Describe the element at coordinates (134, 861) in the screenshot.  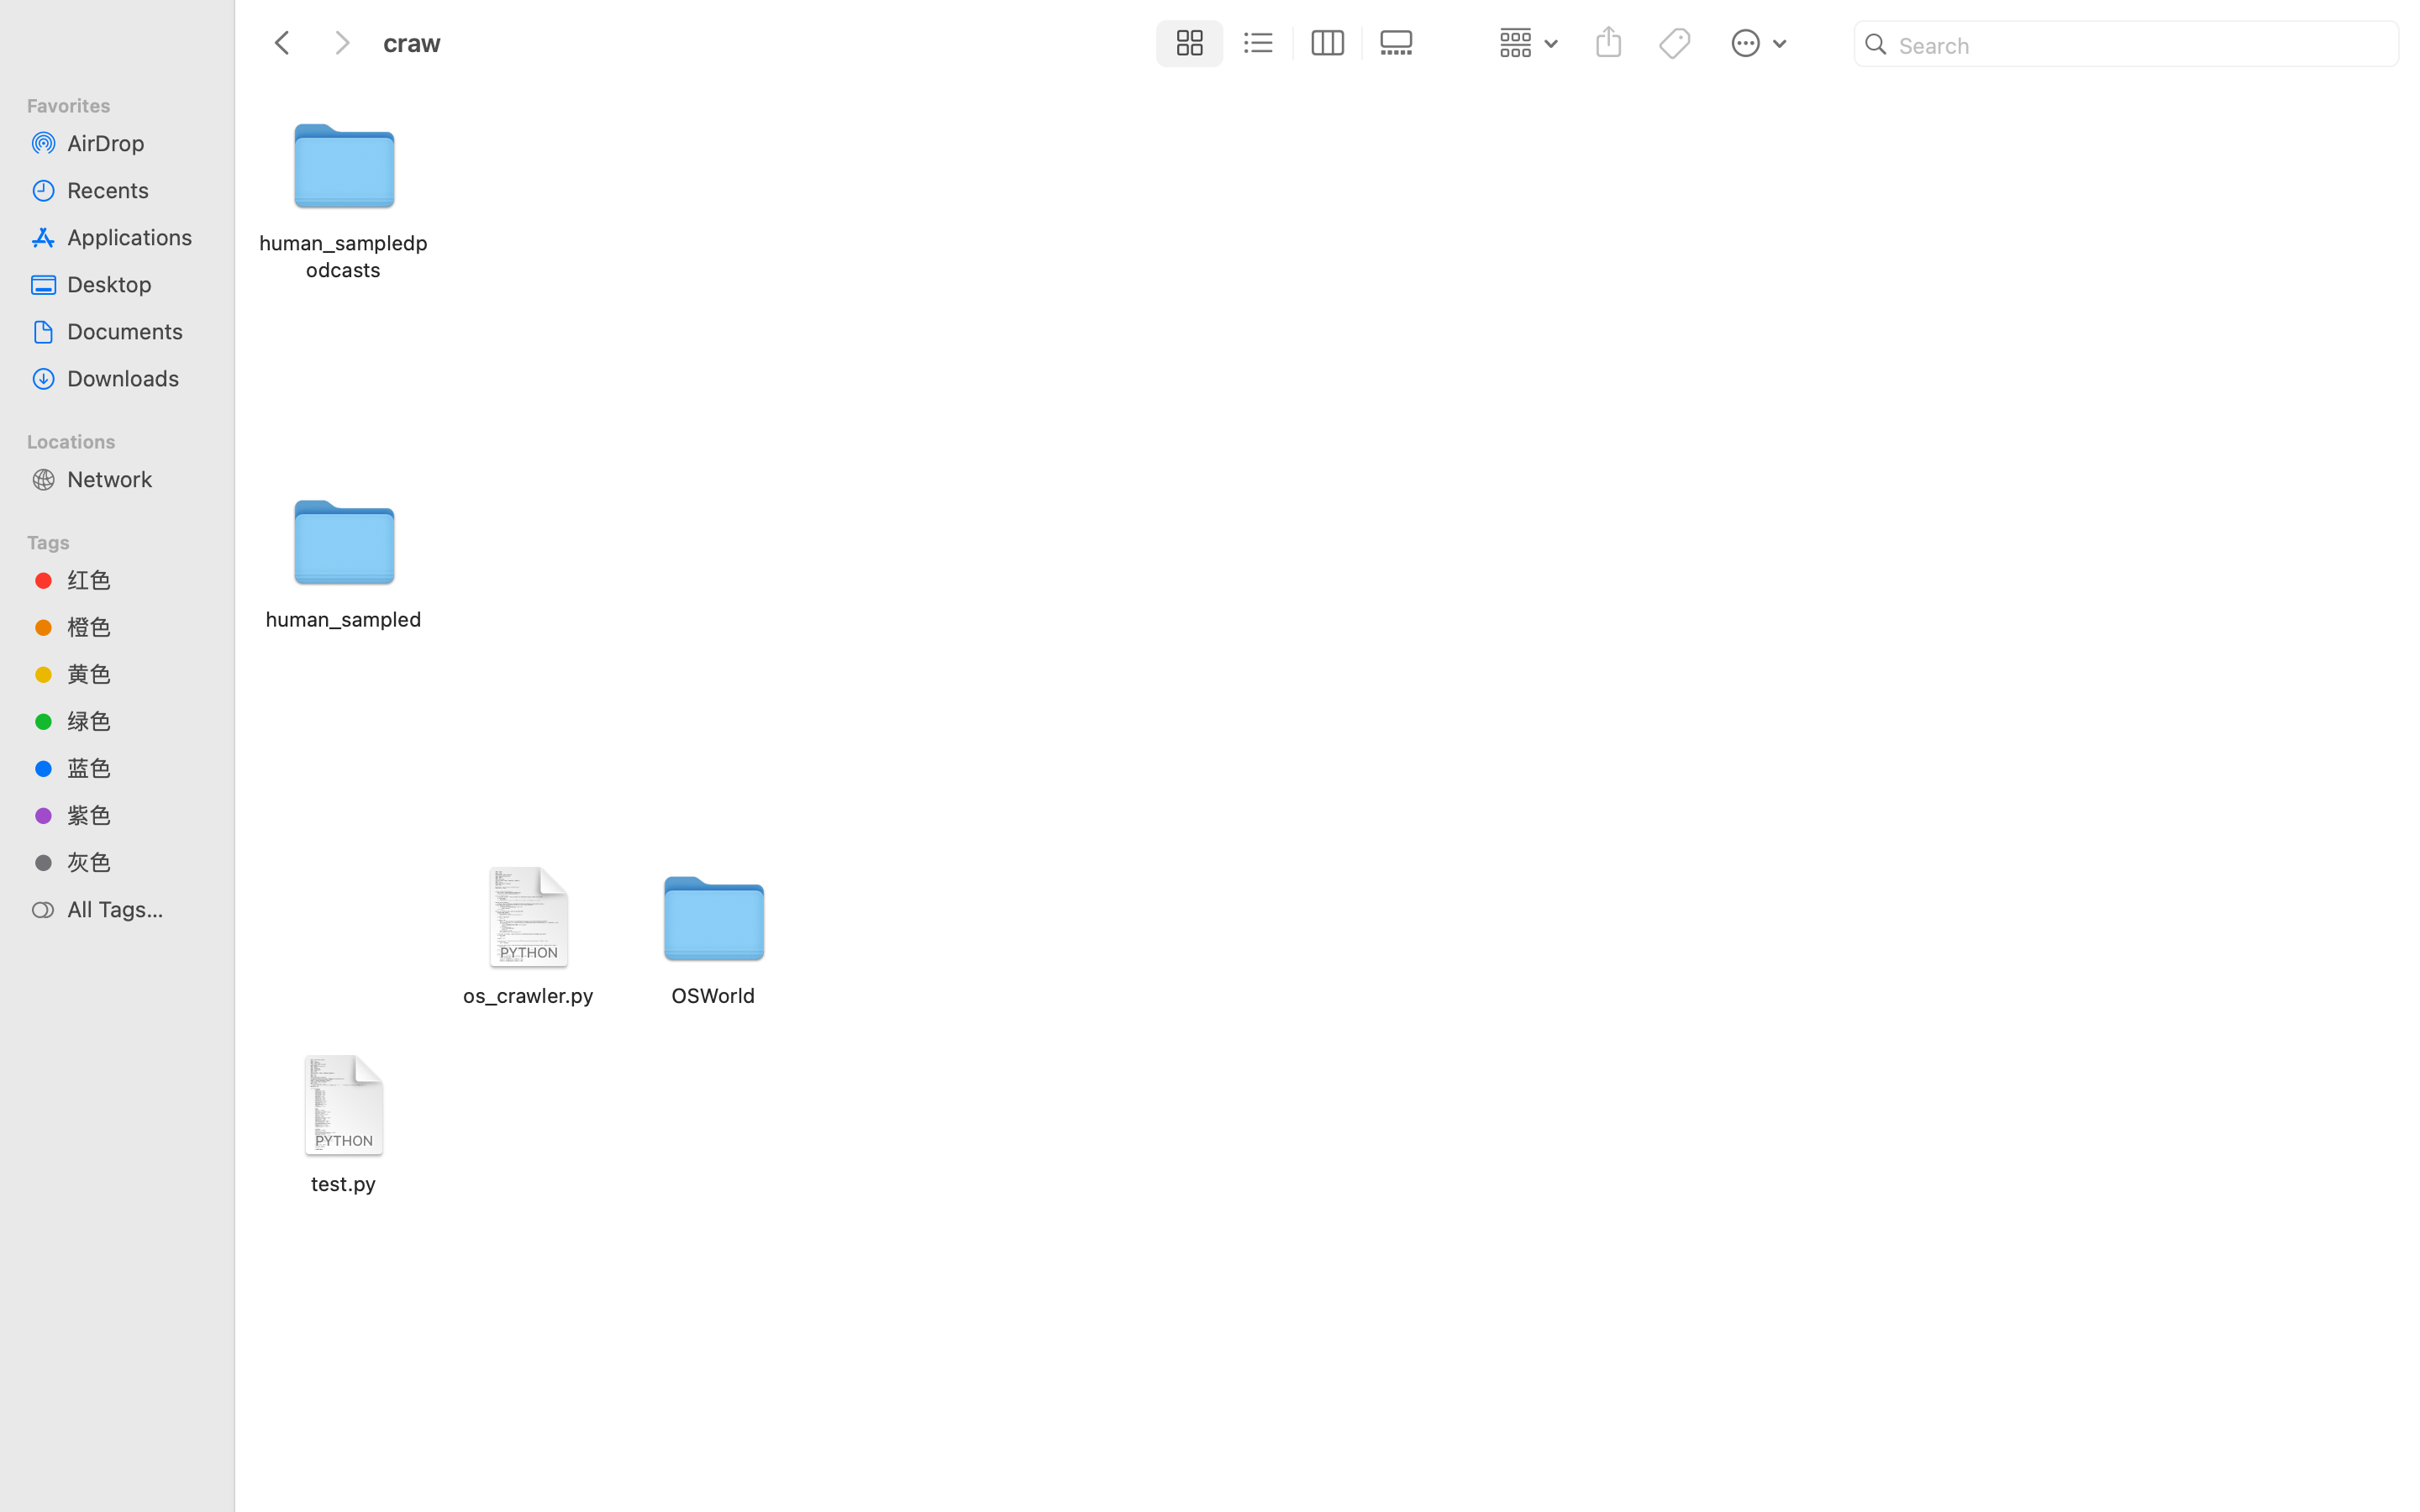
I see `'灰色'` at that location.